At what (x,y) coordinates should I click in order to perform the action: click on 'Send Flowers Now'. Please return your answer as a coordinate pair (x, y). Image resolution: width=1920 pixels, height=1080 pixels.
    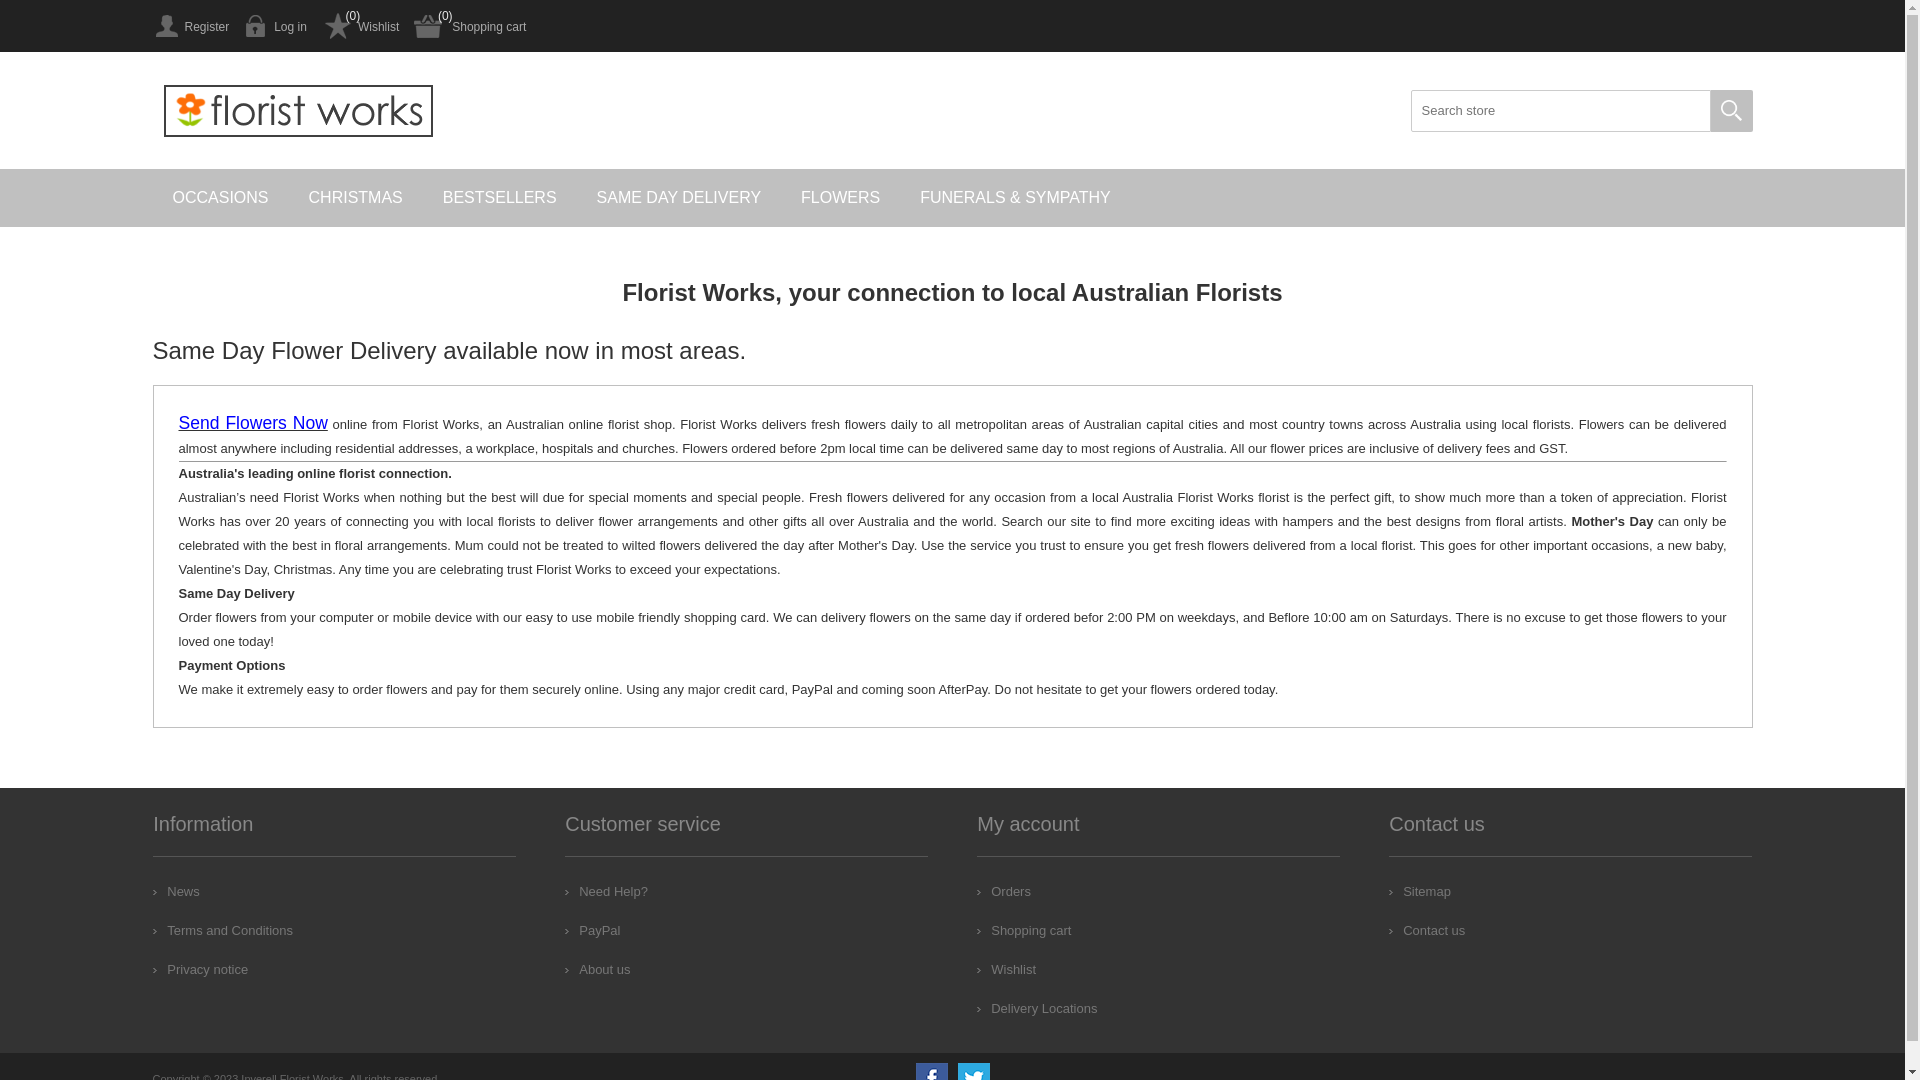
    Looking at the image, I should click on (251, 423).